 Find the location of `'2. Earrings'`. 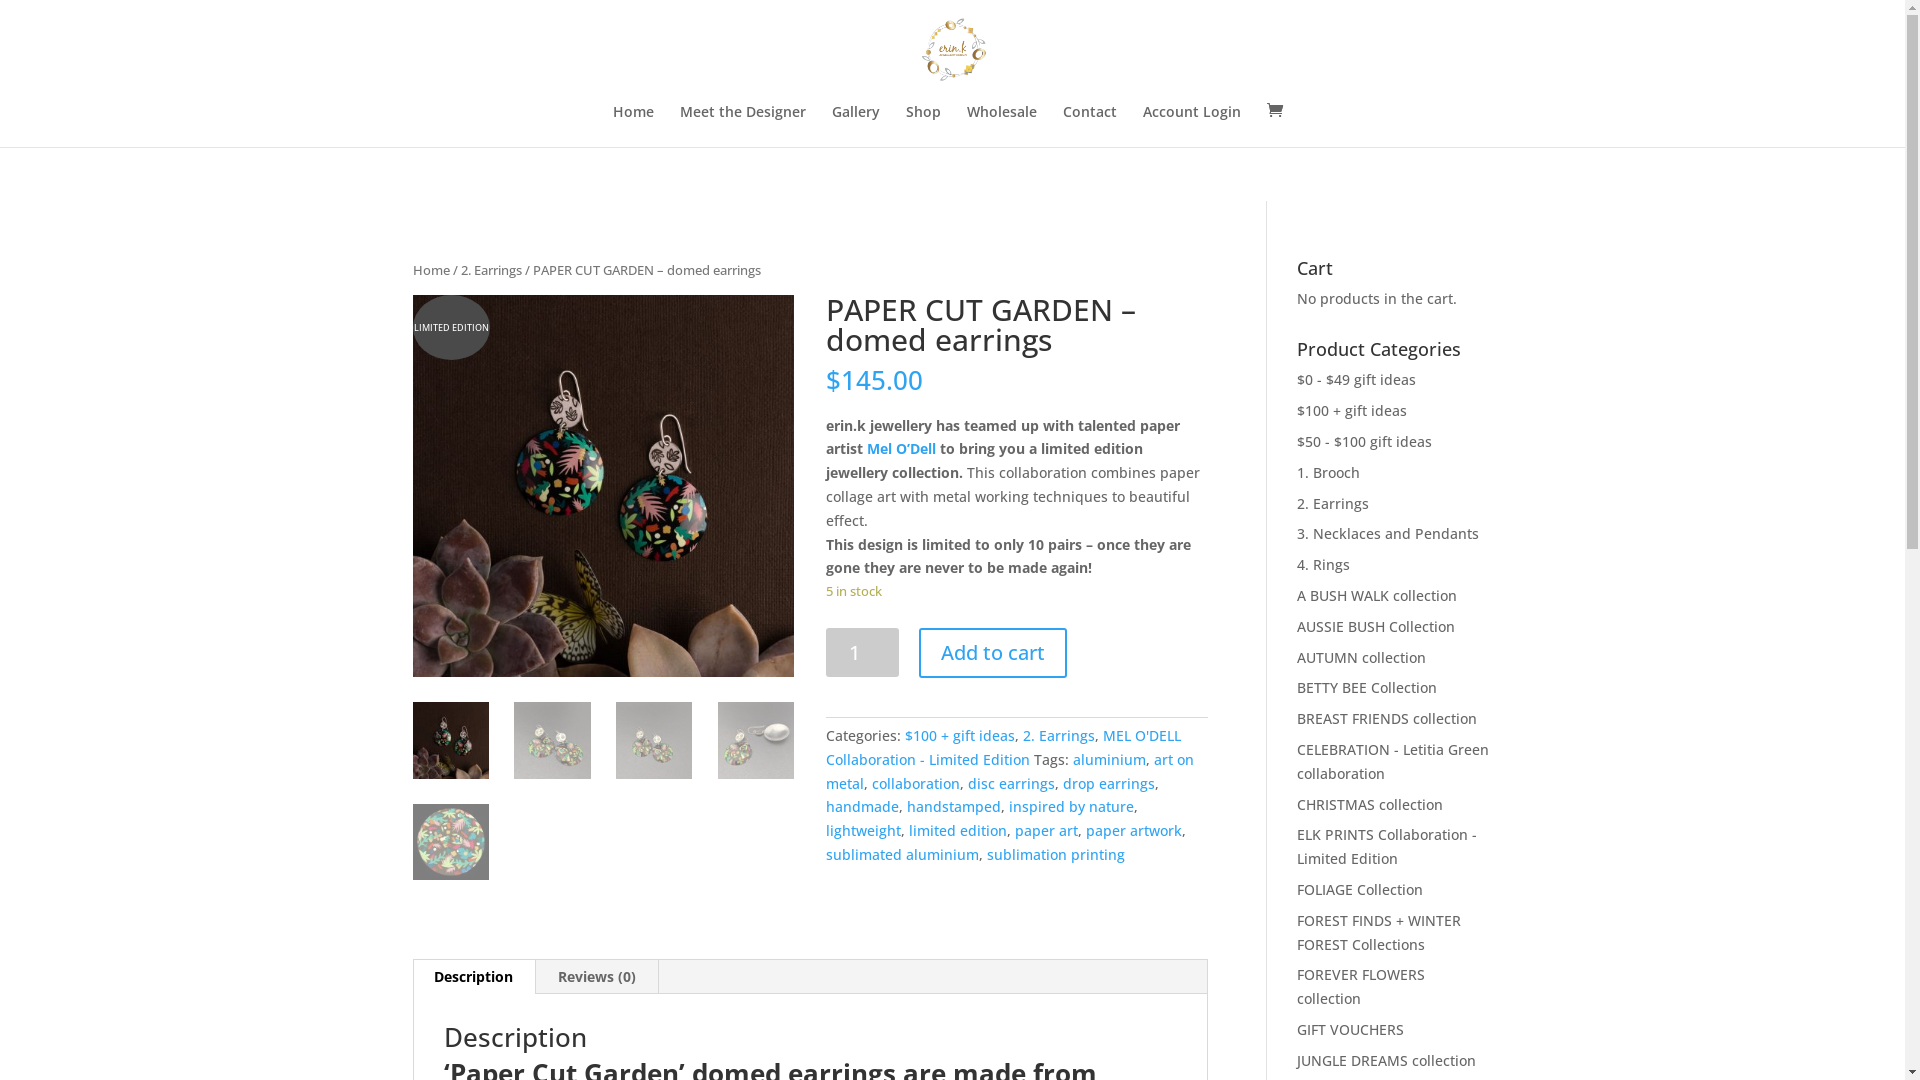

'2. Earrings' is located at coordinates (1333, 502).